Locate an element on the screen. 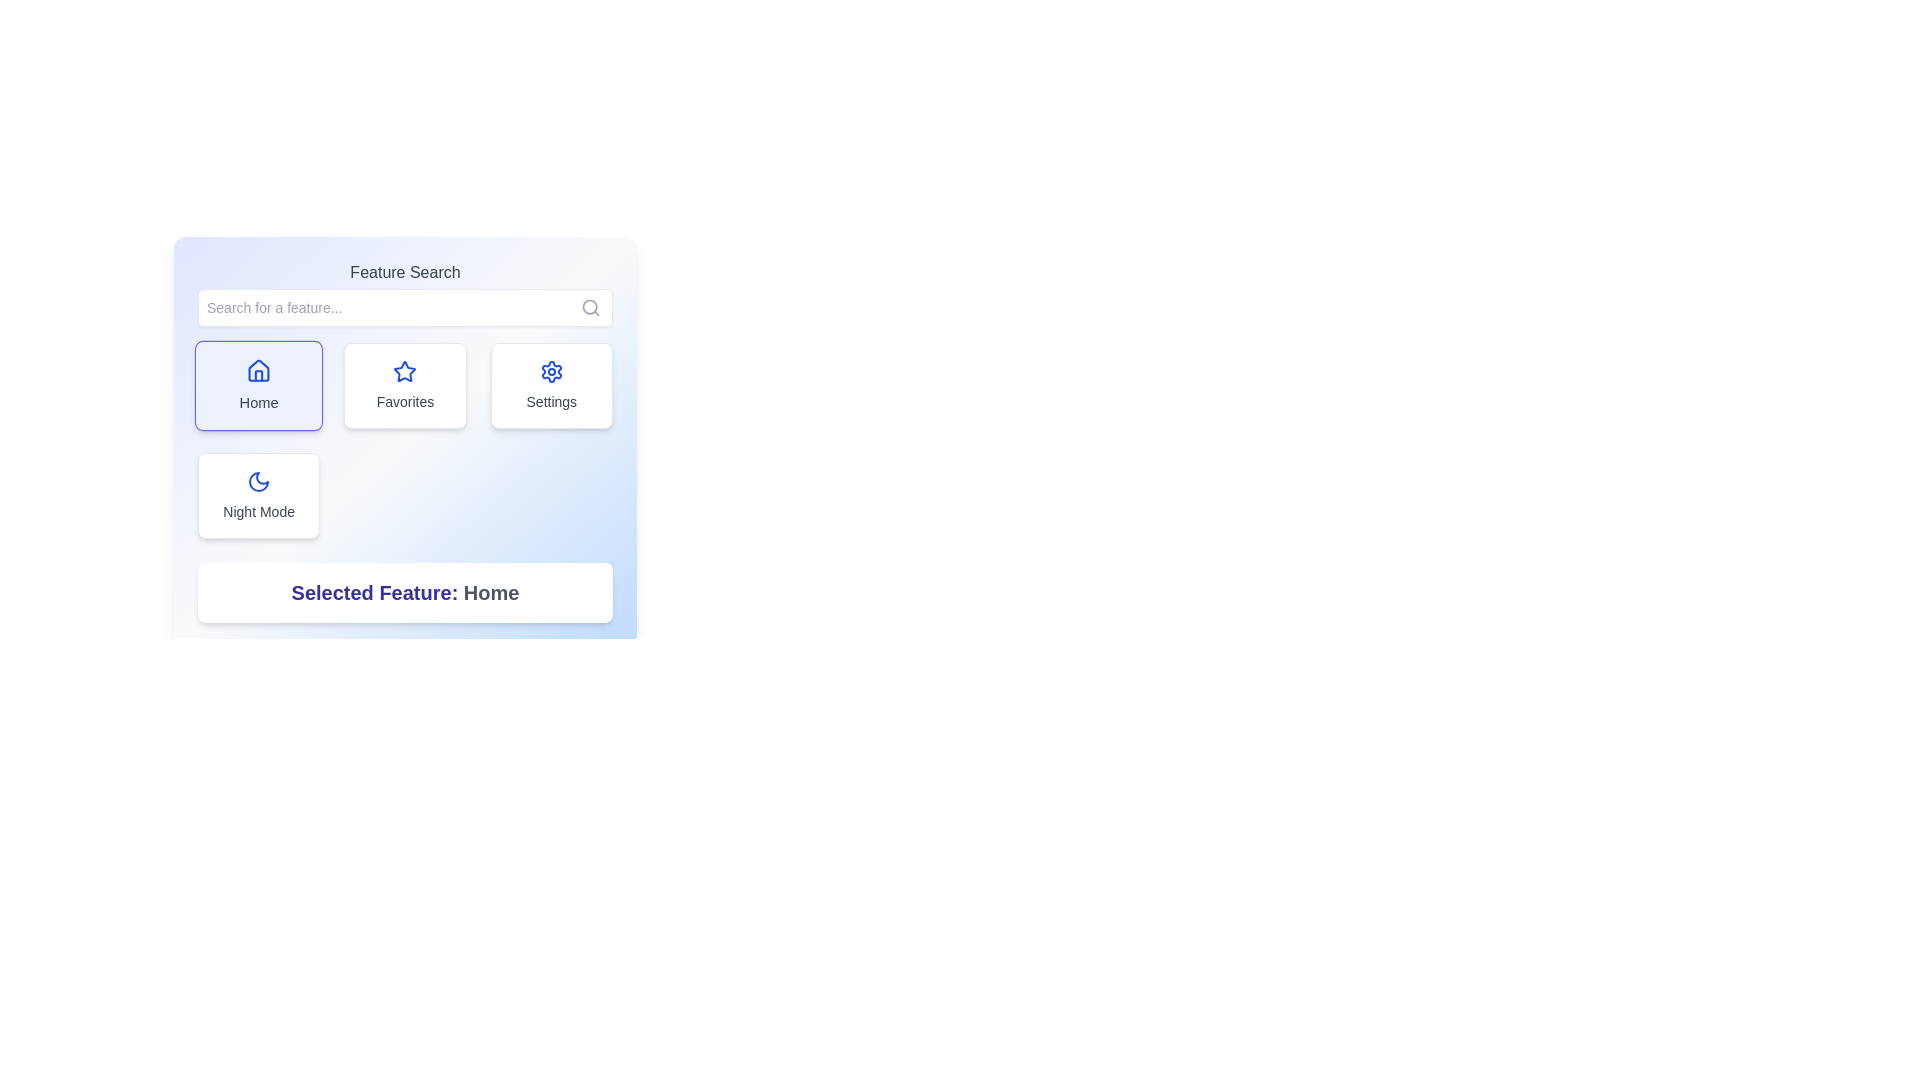 The width and height of the screenshot is (1920, 1080). the settings button, which is the third item in the first row of the grid layout is located at coordinates (551, 385).